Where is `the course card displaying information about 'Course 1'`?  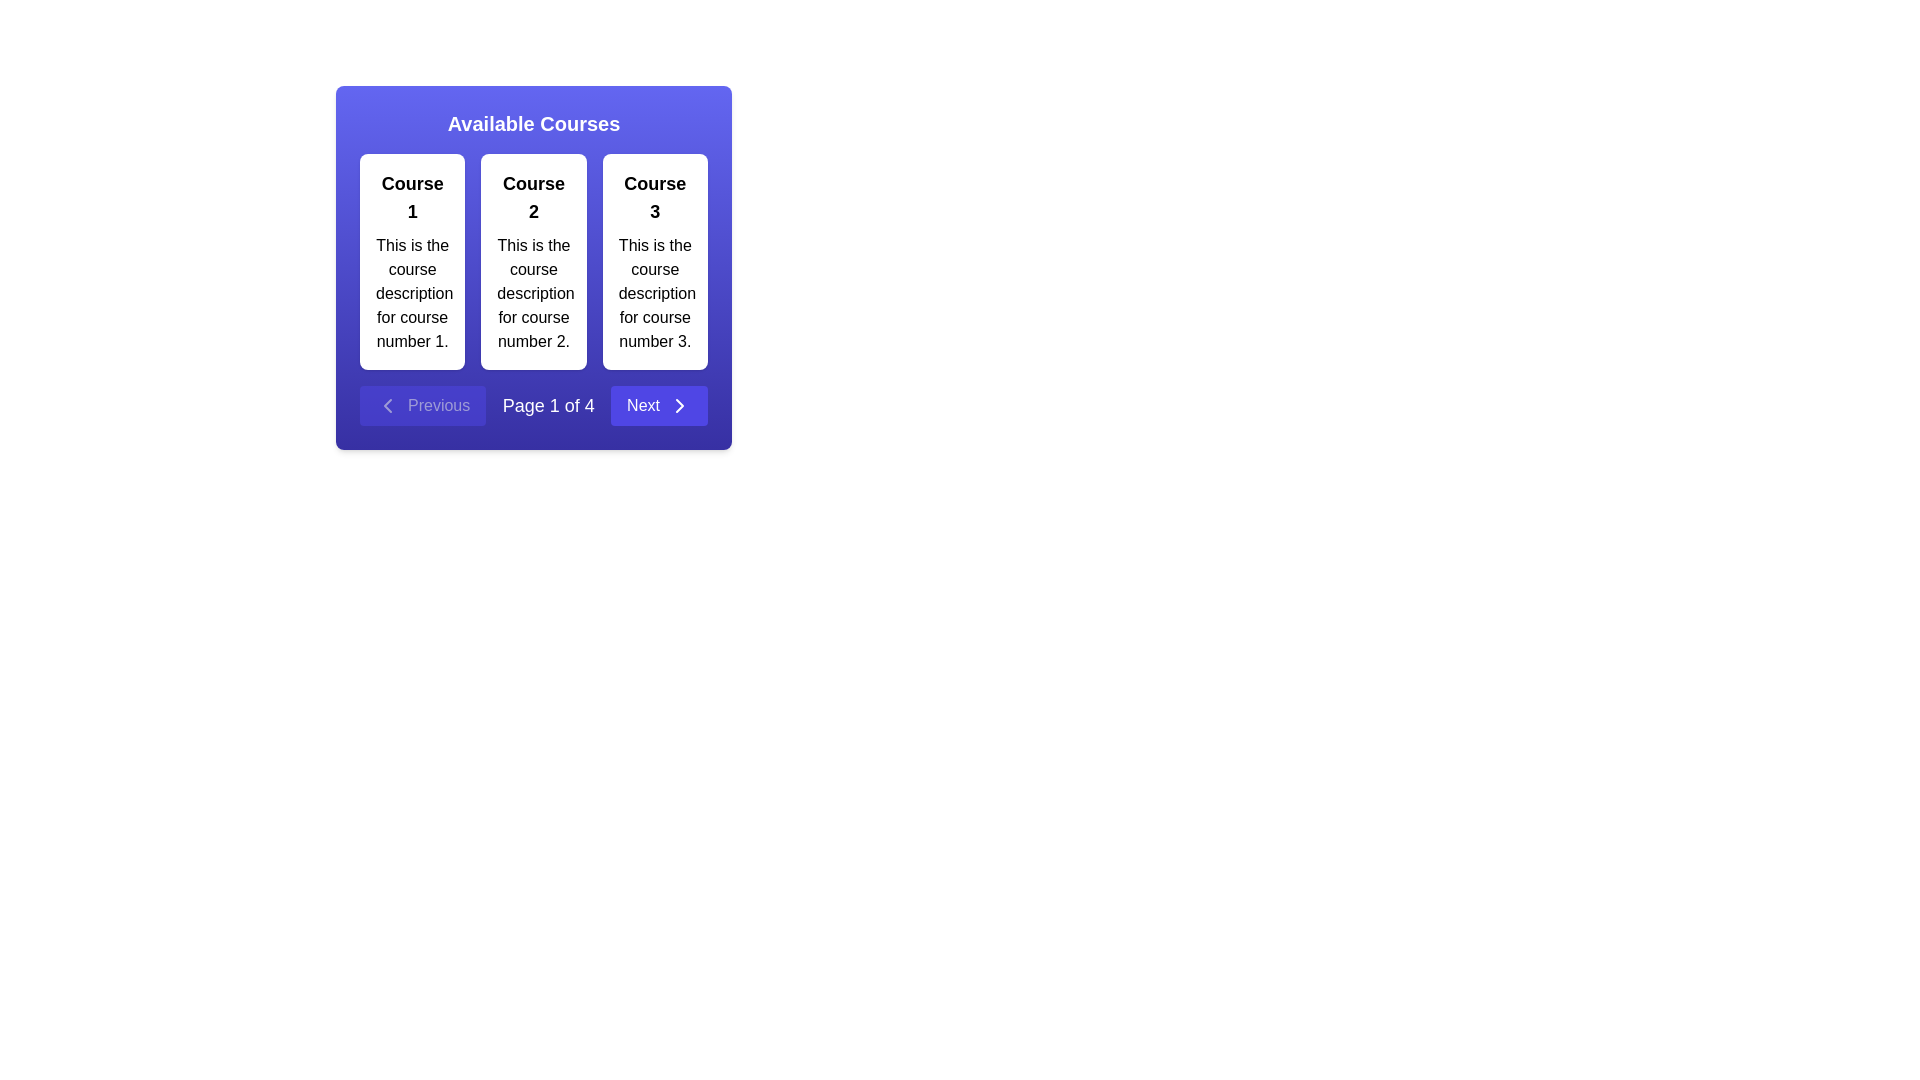 the course card displaying information about 'Course 1' is located at coordinates (411, 261).